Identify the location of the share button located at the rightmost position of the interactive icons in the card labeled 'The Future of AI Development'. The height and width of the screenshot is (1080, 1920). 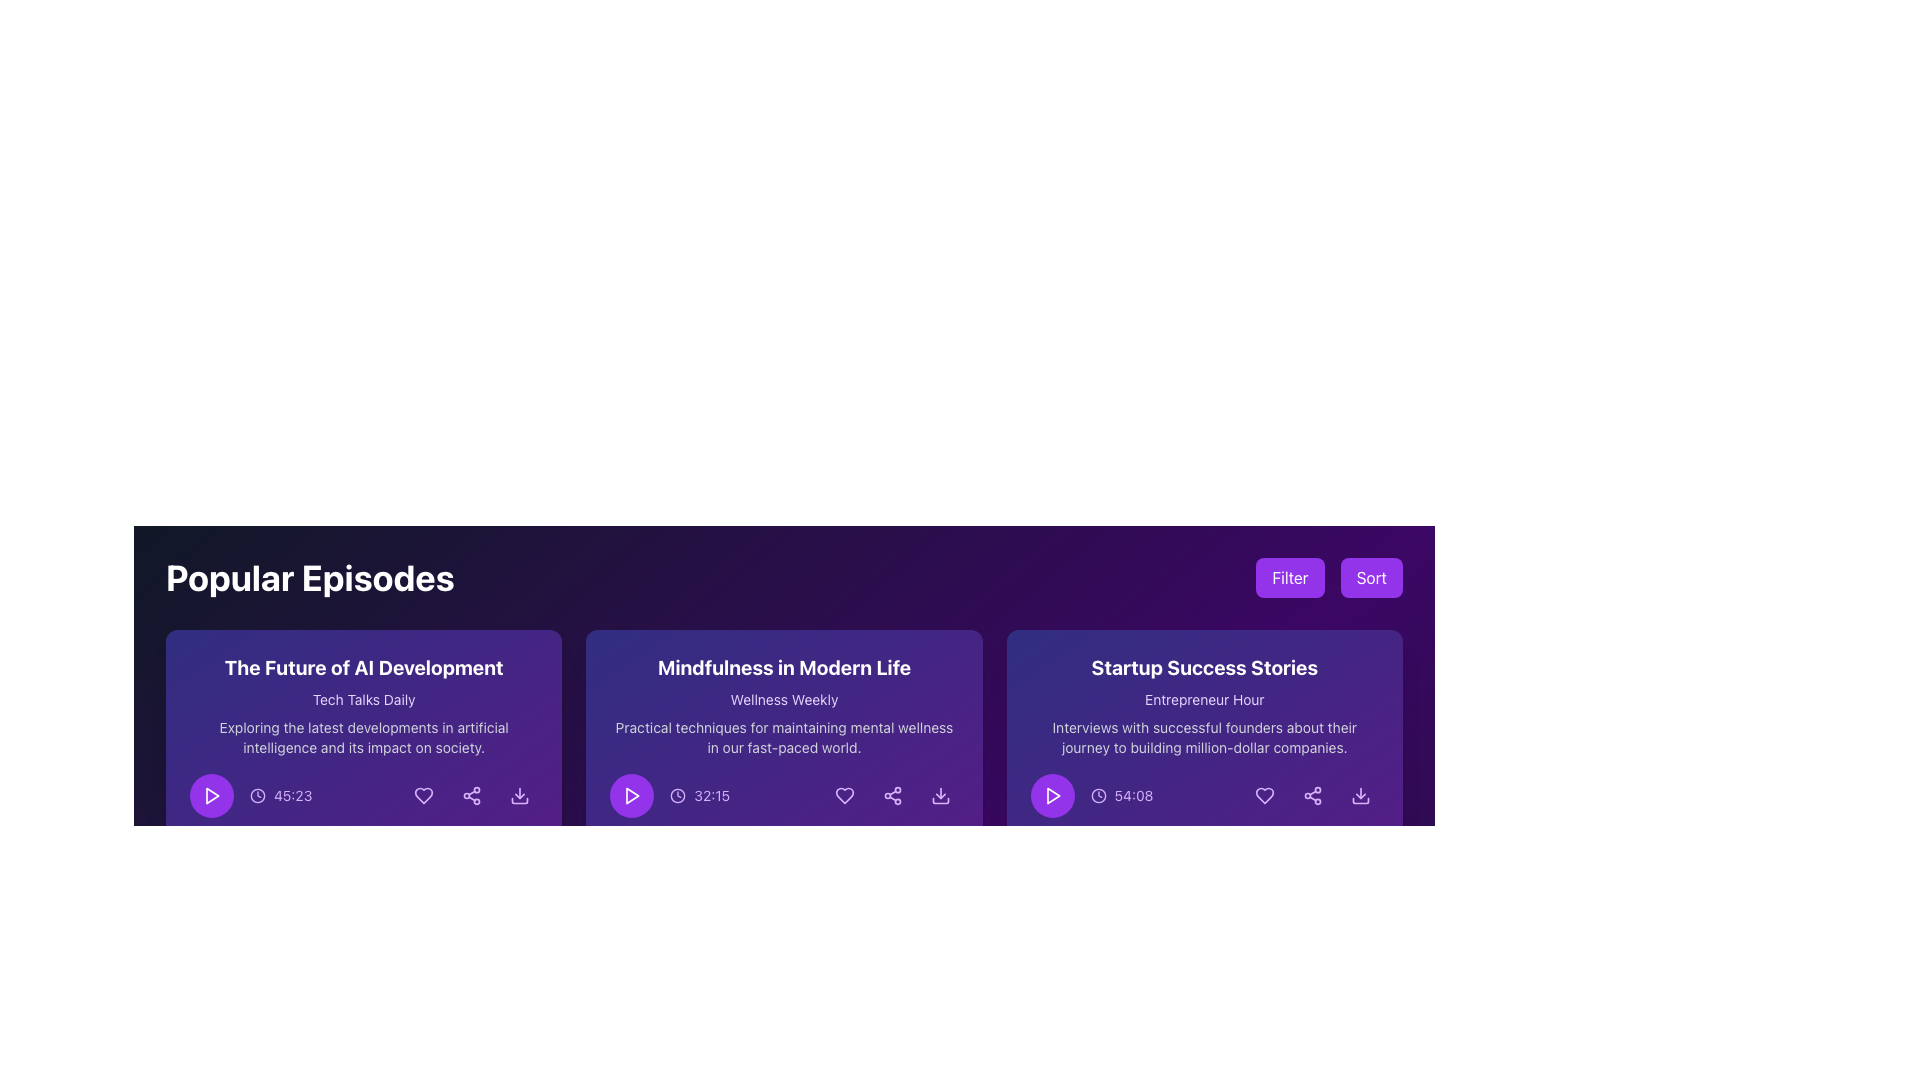
(471, 794).